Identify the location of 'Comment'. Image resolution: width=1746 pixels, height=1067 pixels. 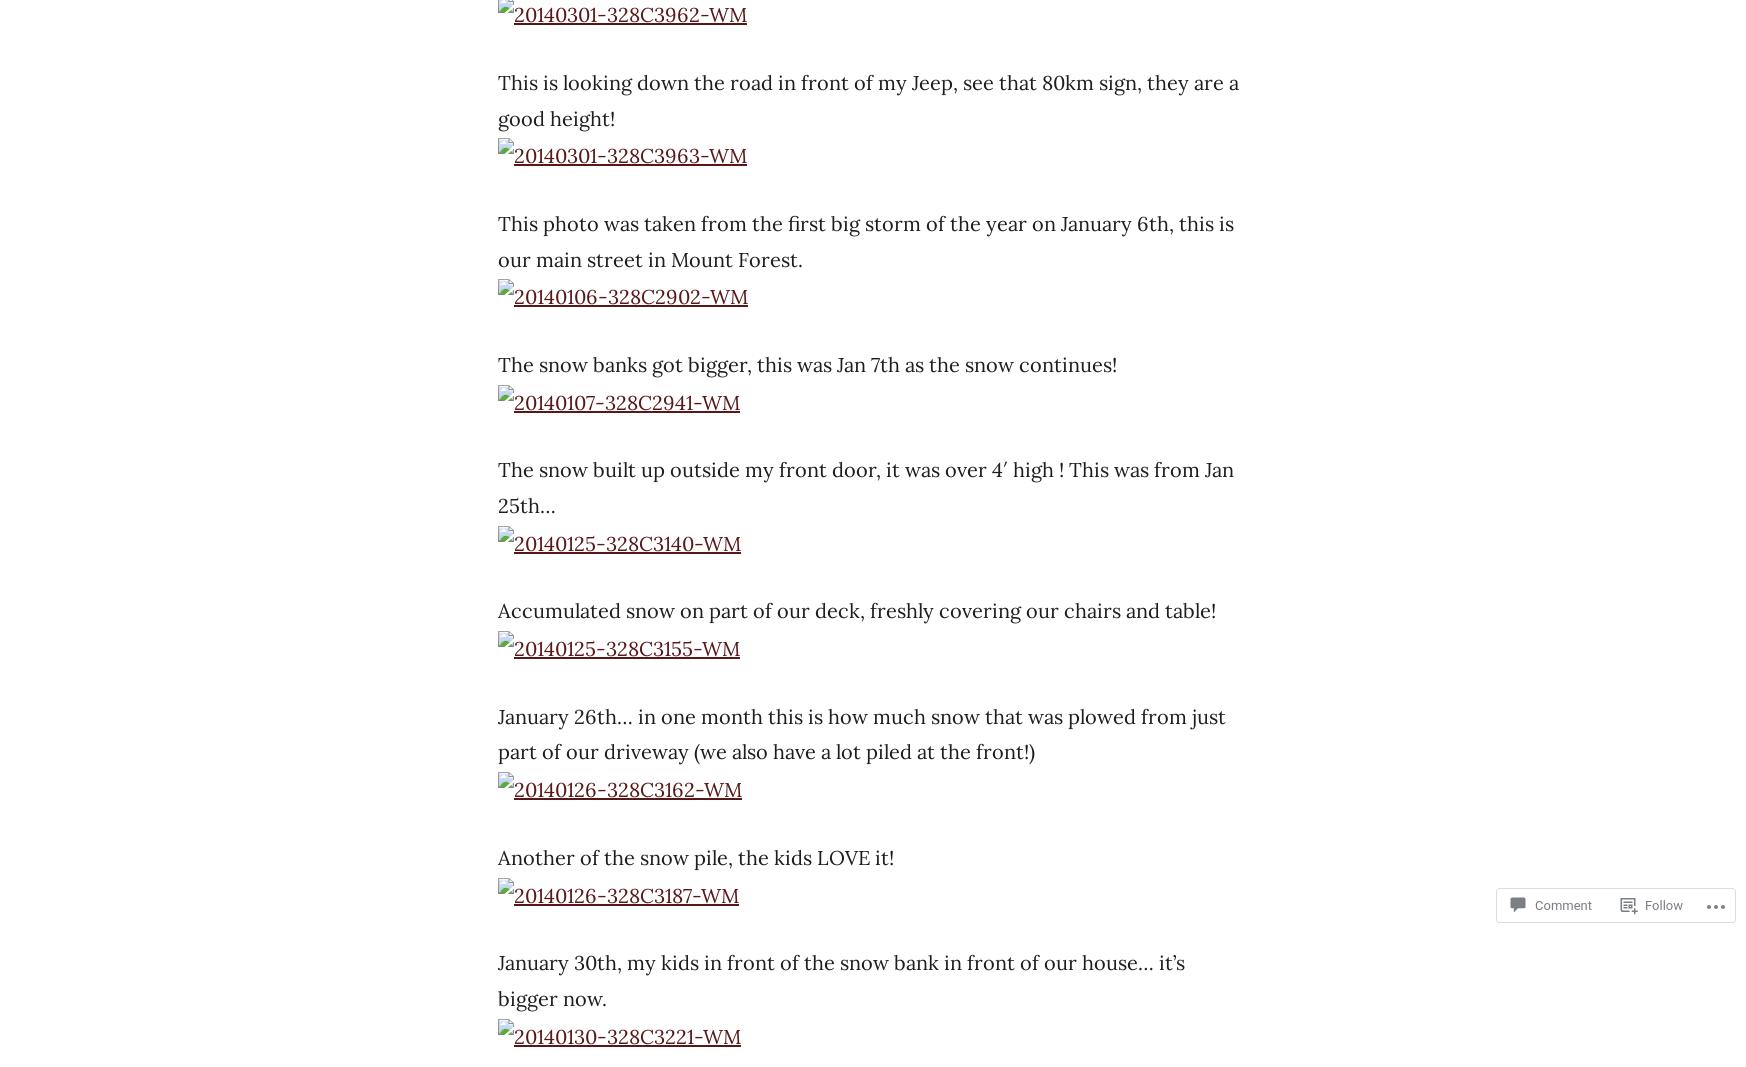
(1563, 905).